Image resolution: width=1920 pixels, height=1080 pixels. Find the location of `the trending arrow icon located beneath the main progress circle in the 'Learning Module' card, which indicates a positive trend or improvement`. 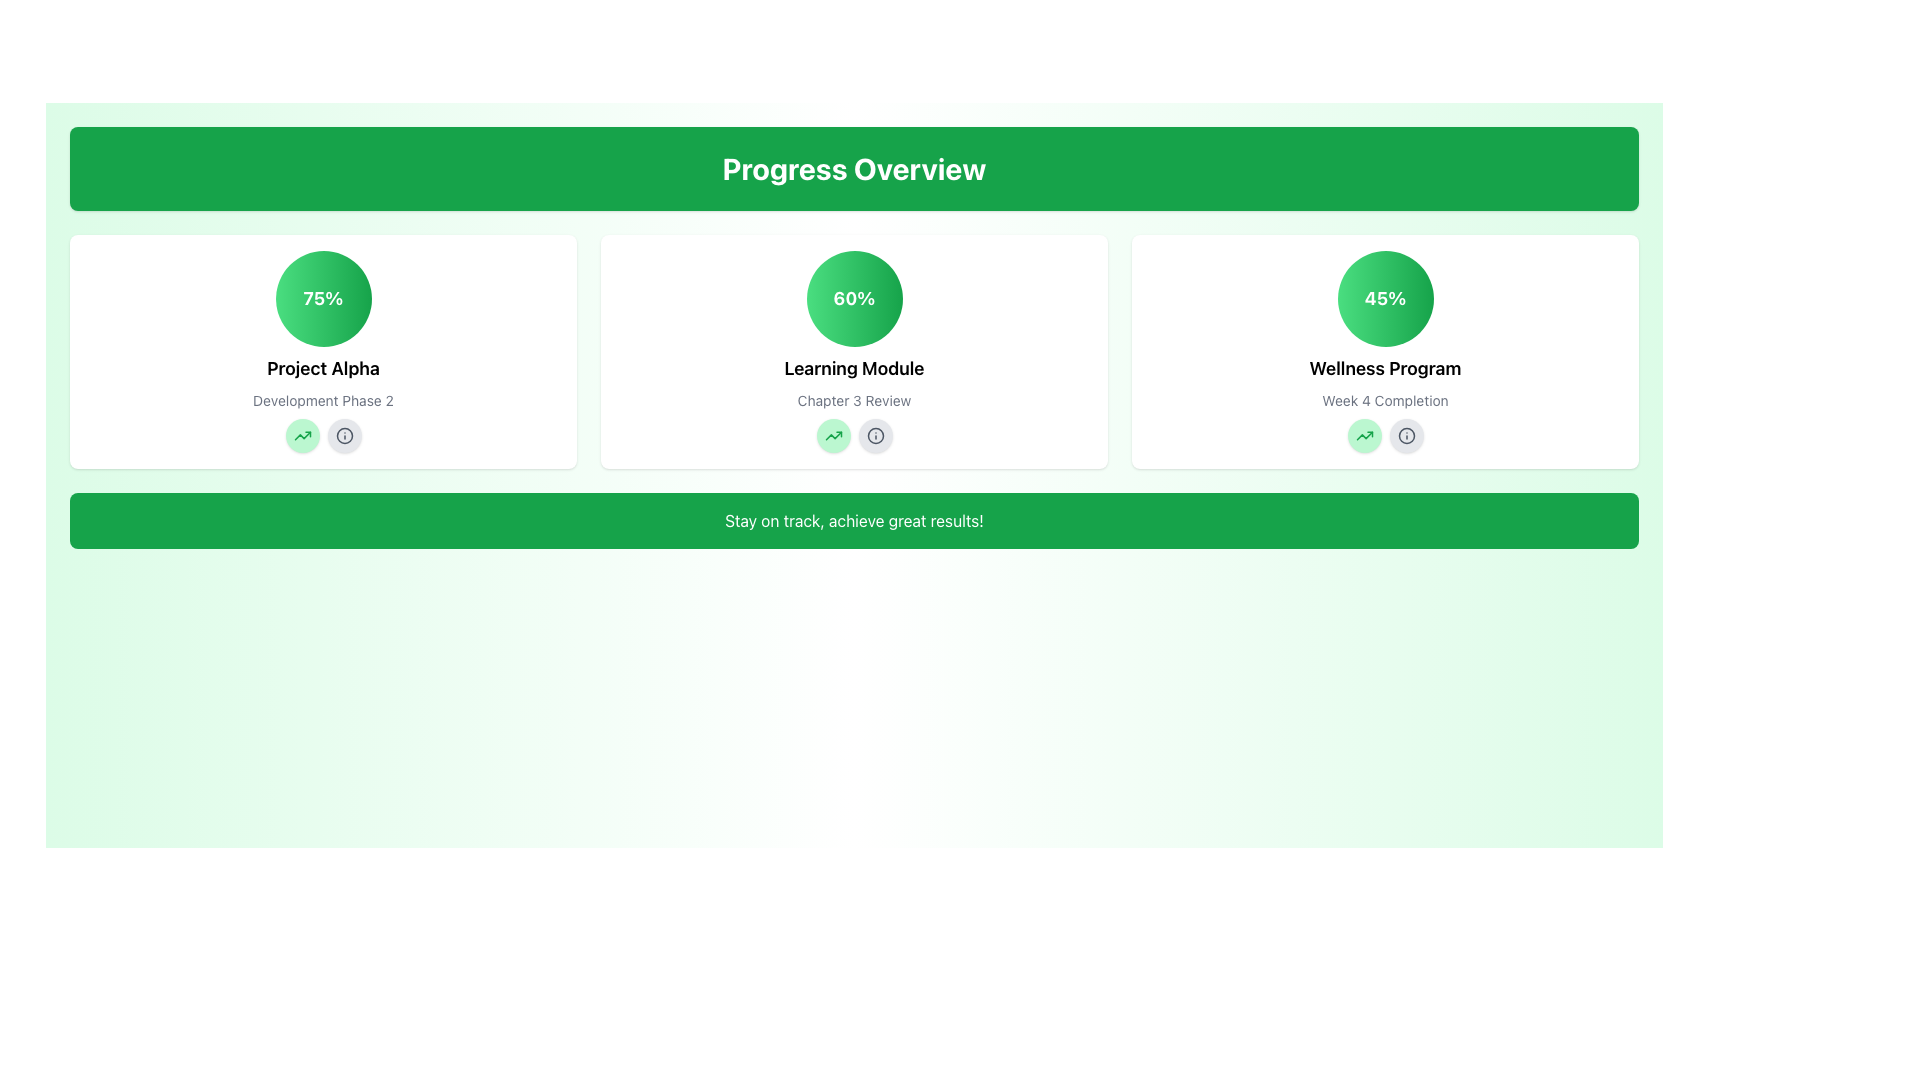

the trending arrow icon located beneath the main progress circle in the 'Learning Module' card, which indicates a positive trend or improvement is located at coordinates (833, 434).